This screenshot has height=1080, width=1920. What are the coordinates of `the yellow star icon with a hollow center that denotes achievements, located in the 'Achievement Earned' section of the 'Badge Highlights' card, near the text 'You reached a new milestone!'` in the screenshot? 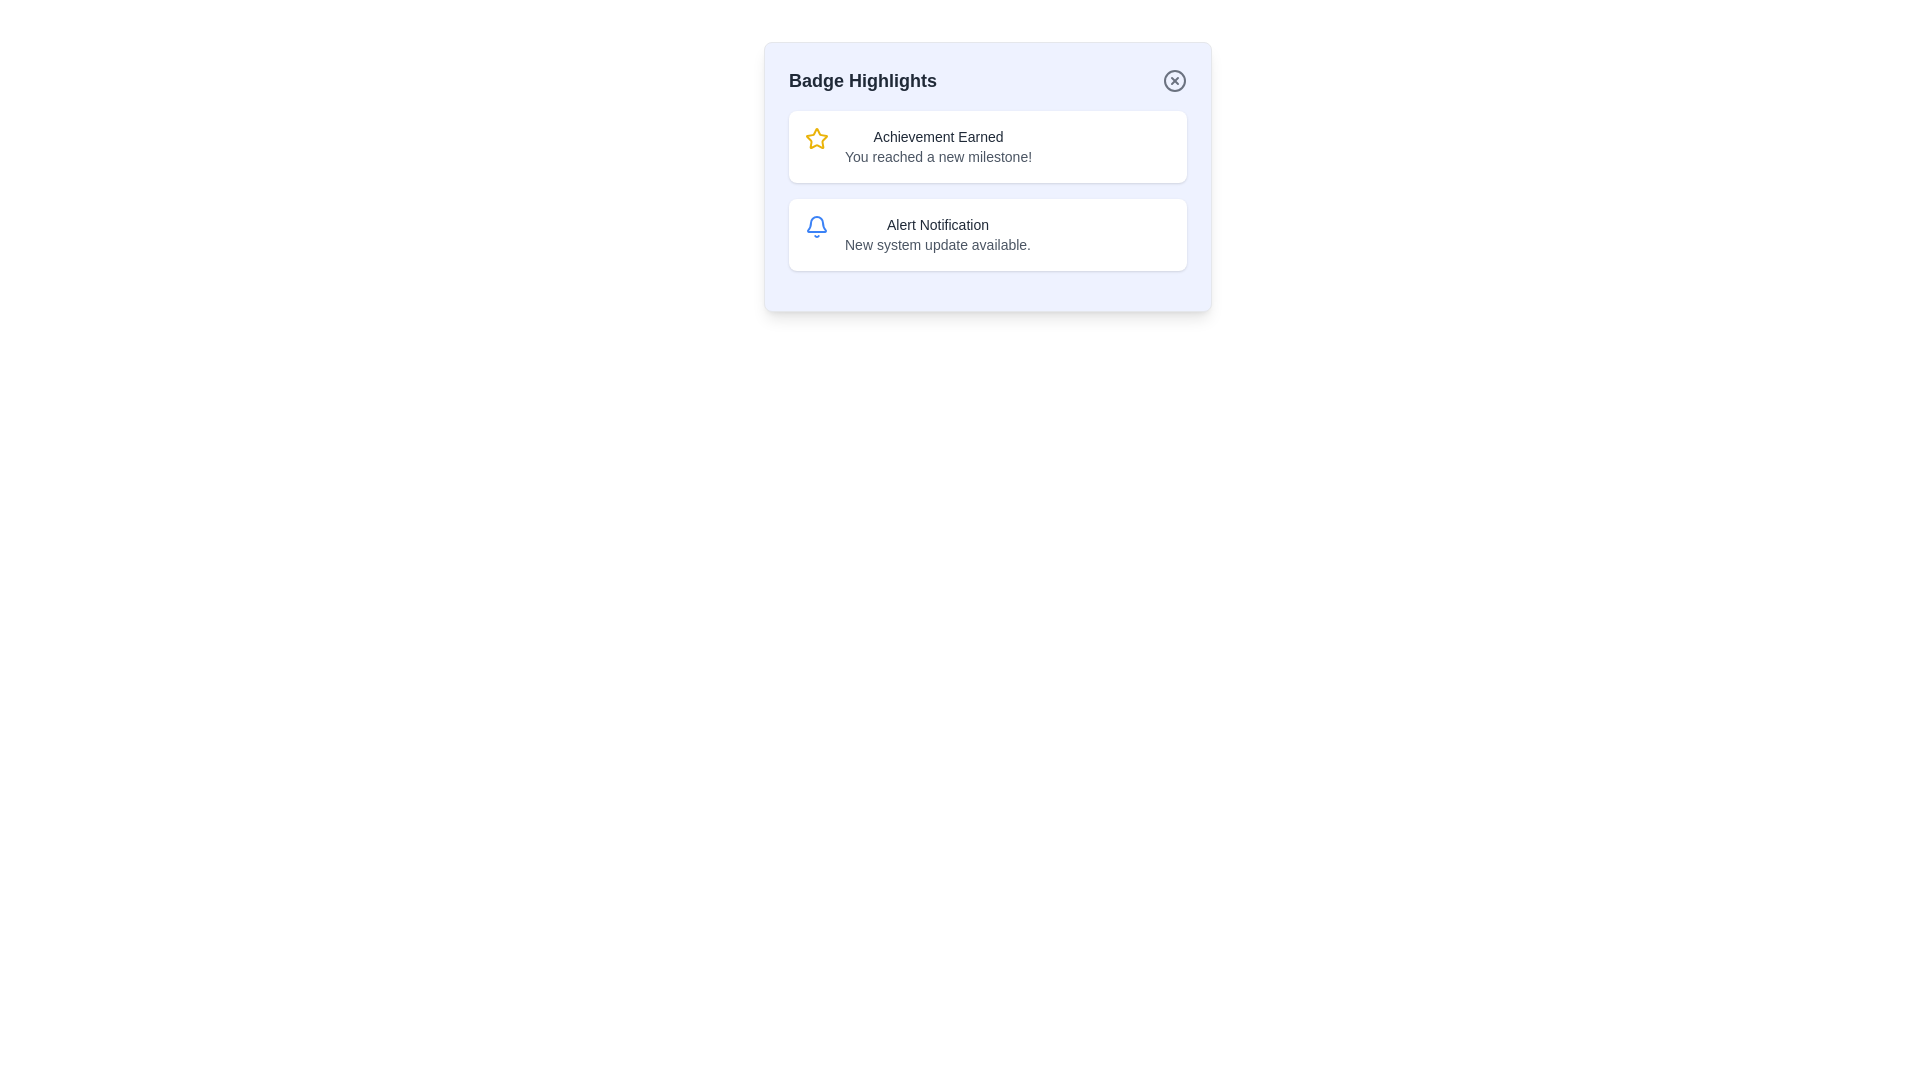 It's located at (816, 137).